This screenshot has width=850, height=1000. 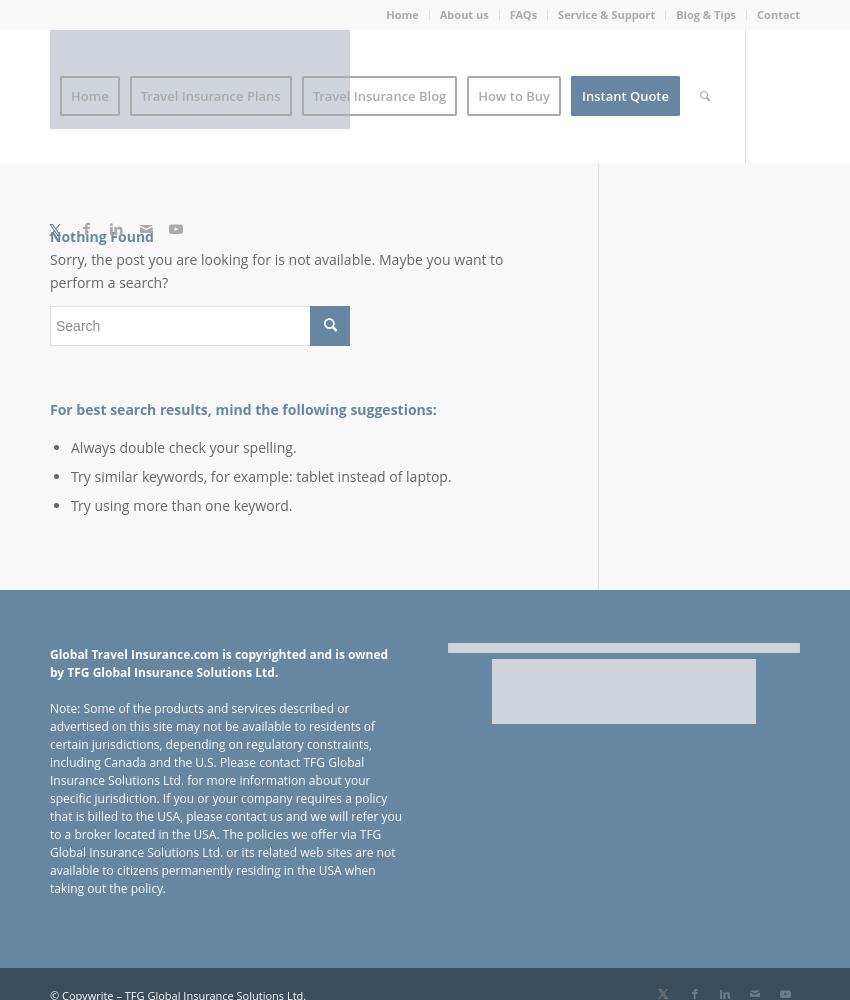 I want to click on 'Nothing Found', so click(x=100, y=234).